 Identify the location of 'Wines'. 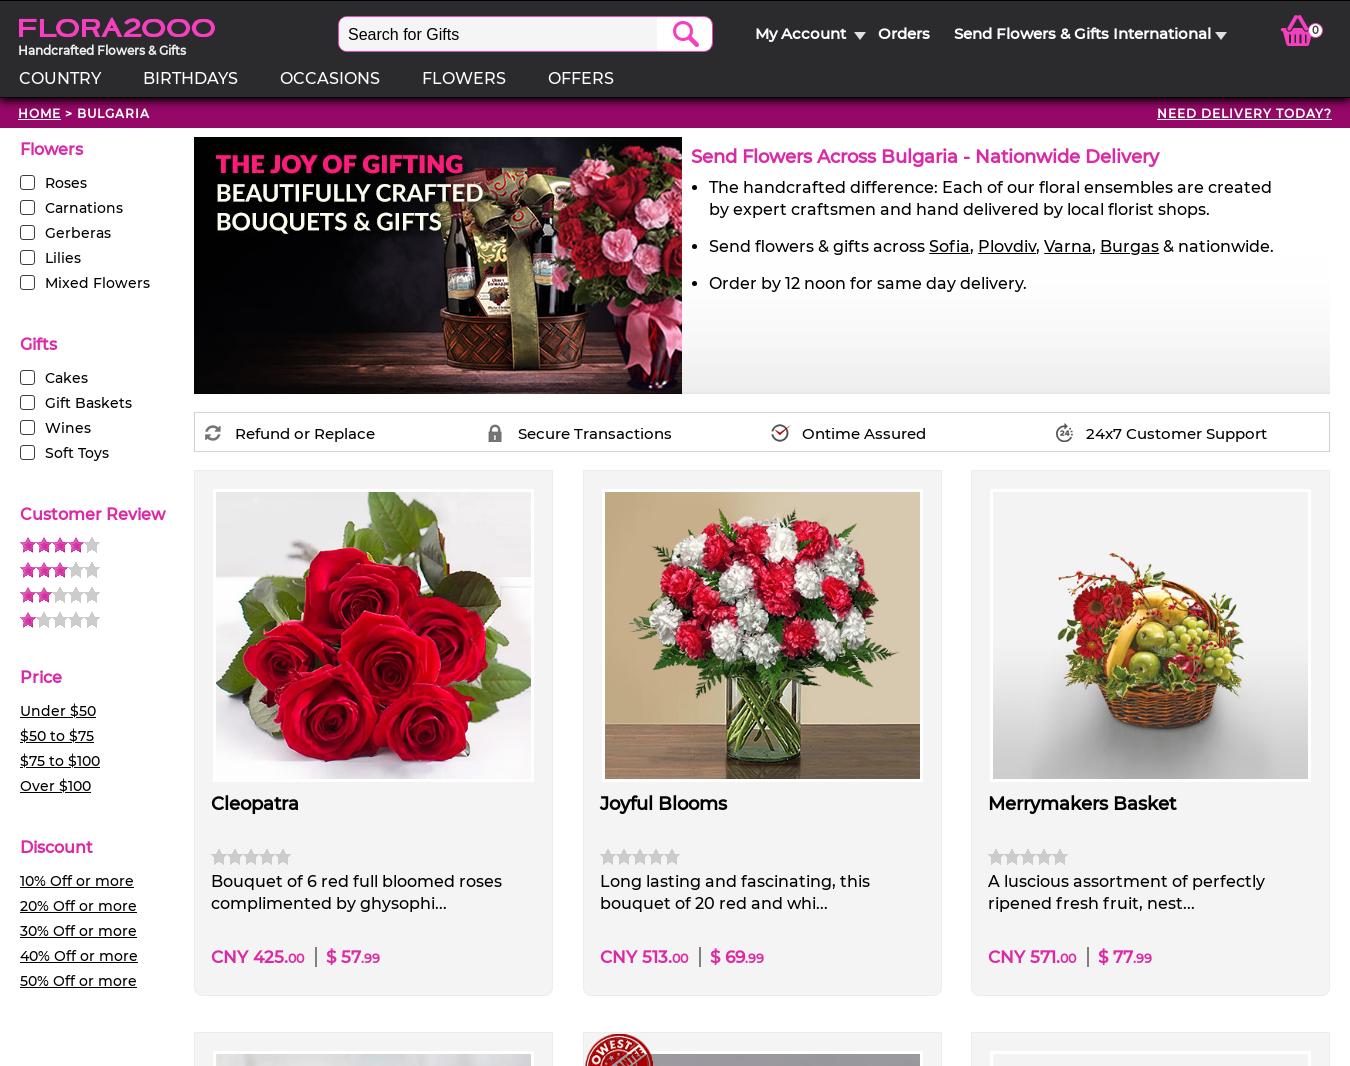
(67, 427).